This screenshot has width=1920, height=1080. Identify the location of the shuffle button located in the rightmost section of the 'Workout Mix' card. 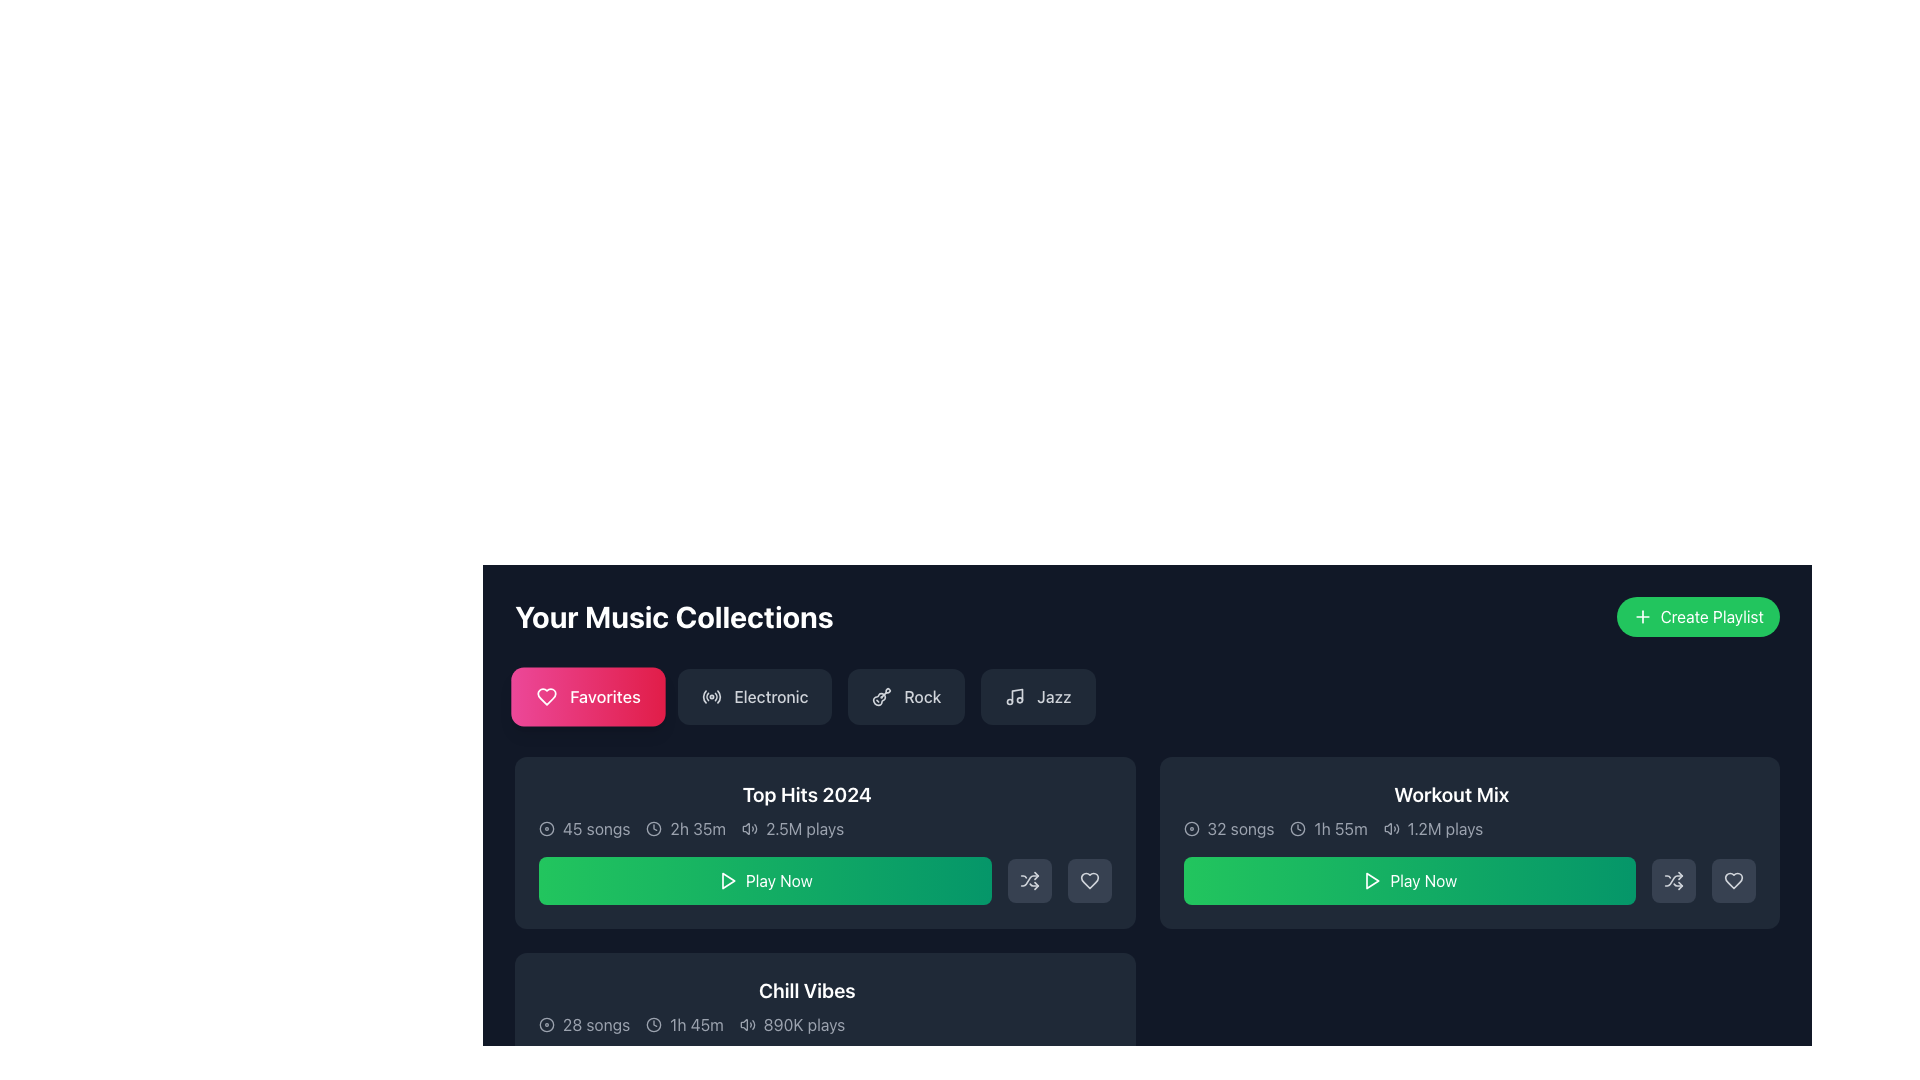
(1674, 879).